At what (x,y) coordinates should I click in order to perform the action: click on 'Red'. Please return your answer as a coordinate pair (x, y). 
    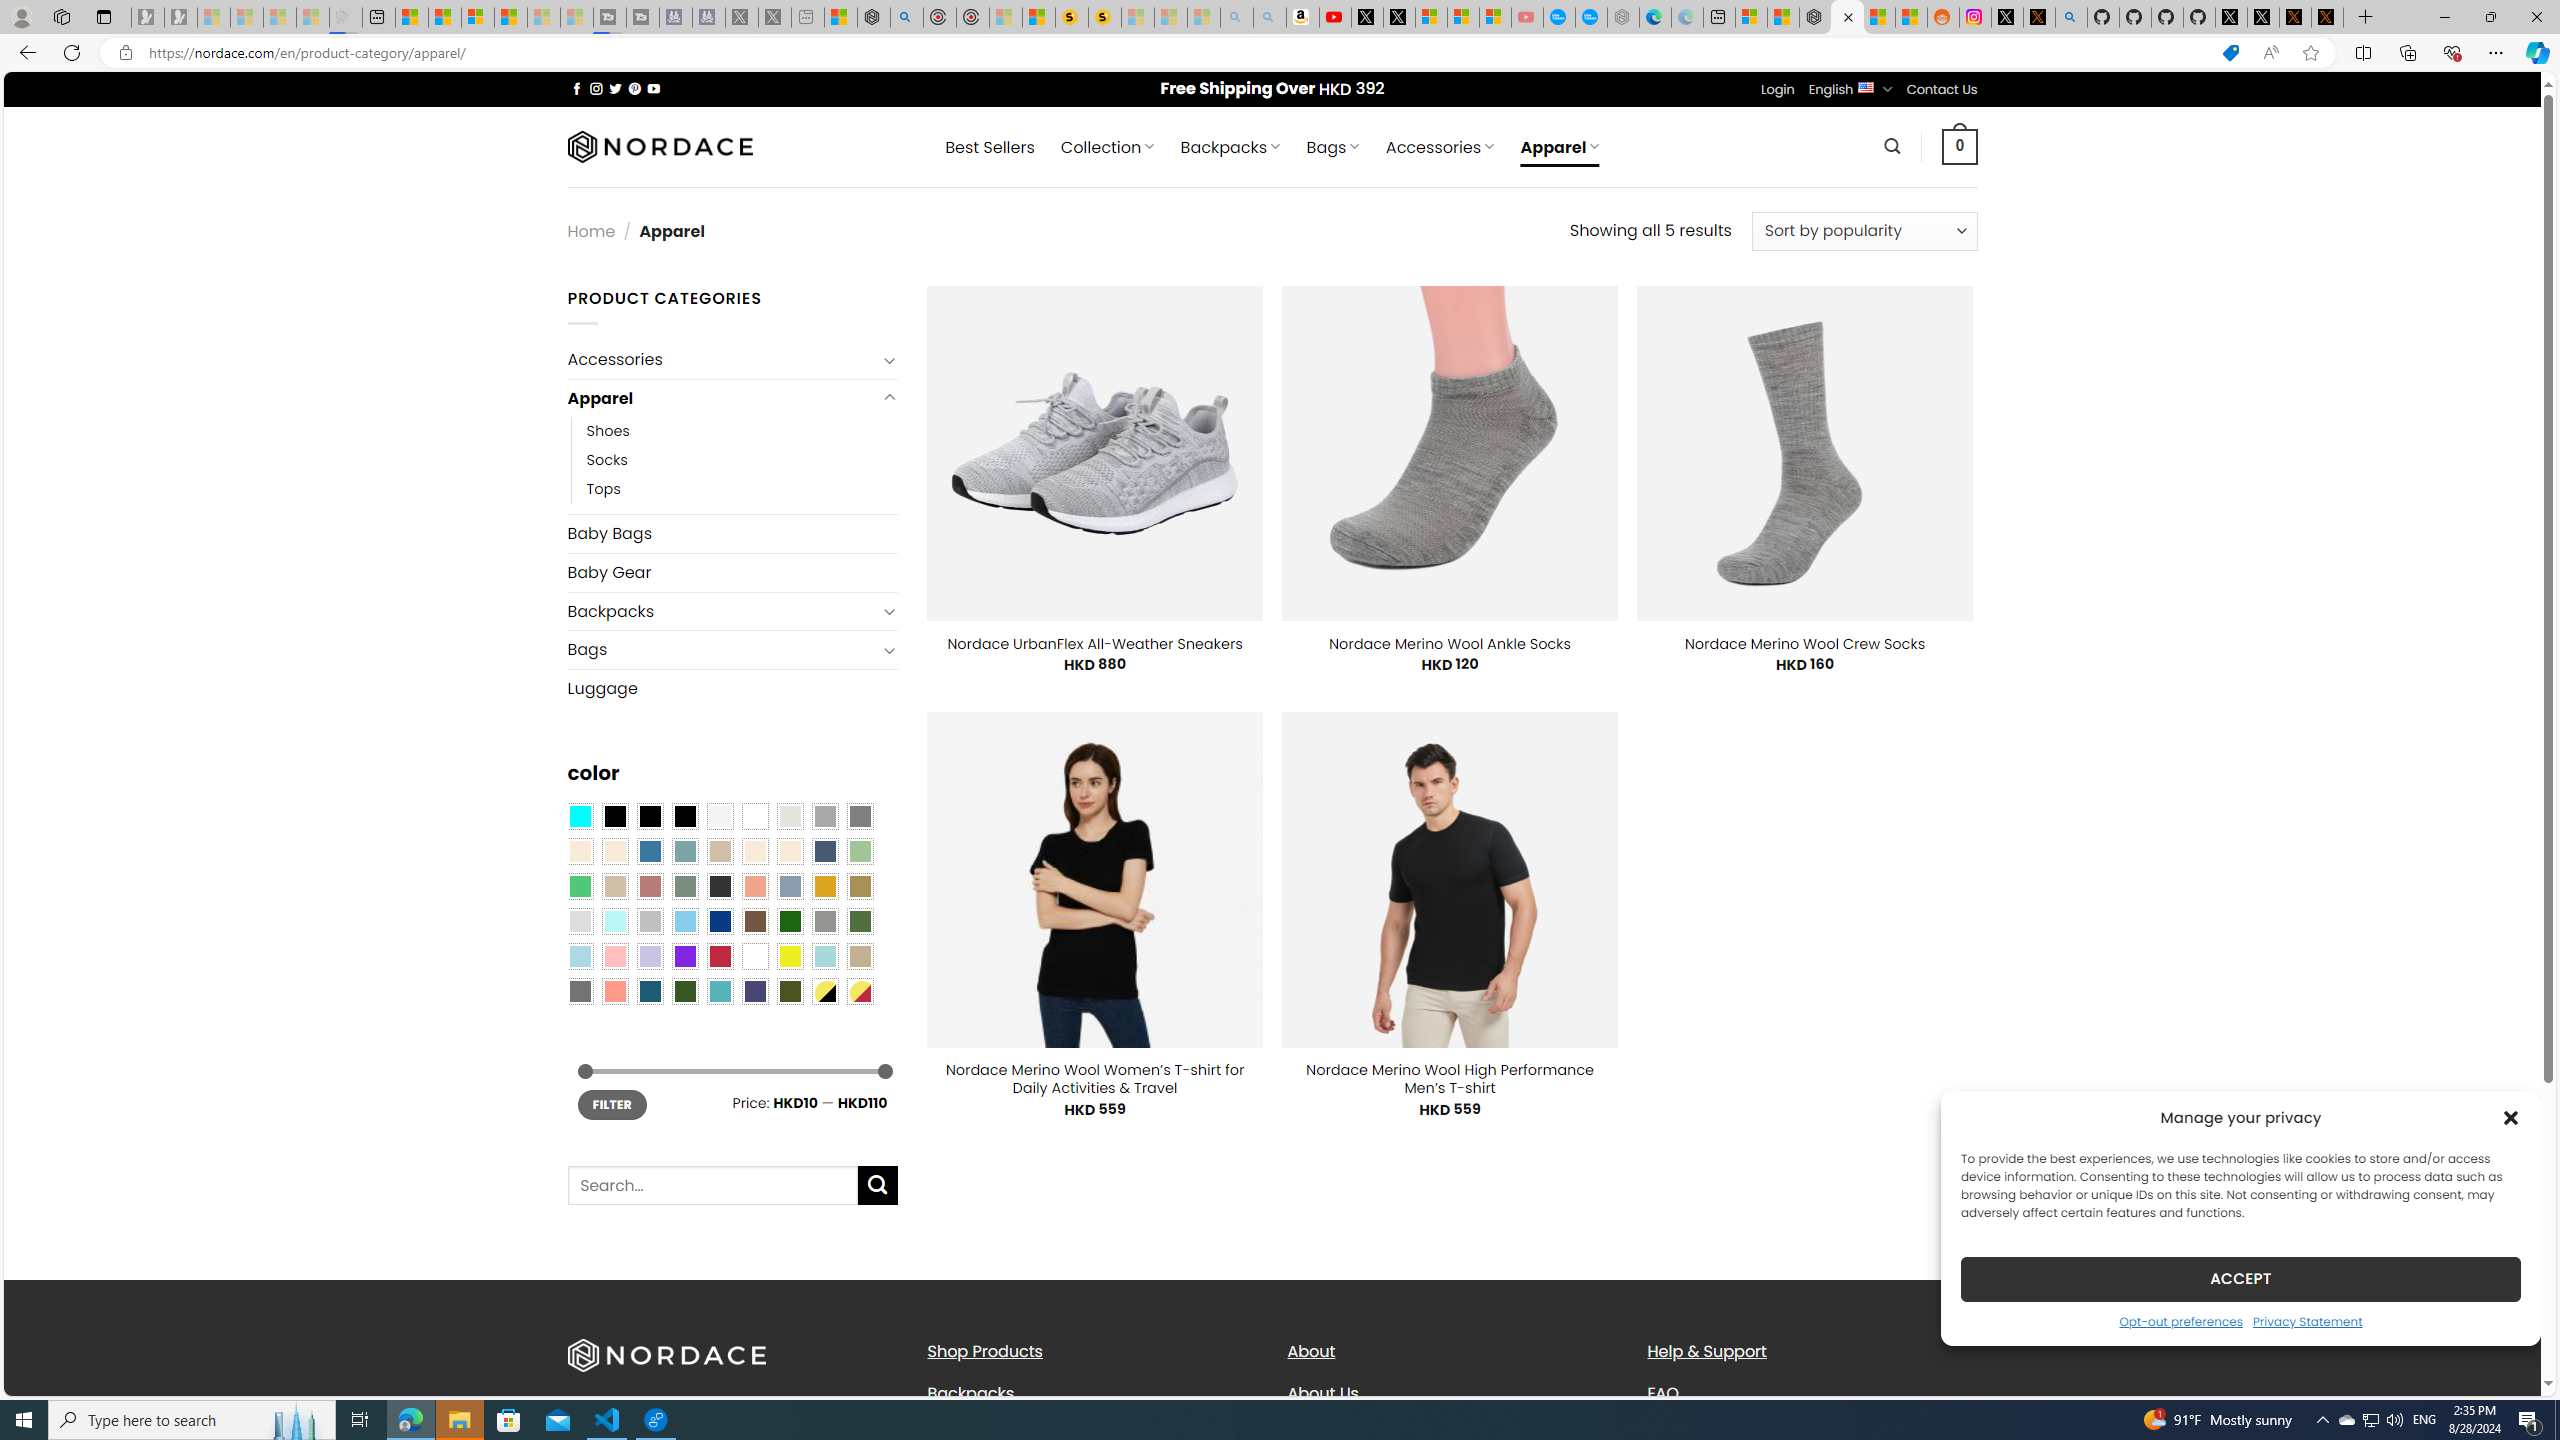
    Looking at the image, I should click on (718, 955).